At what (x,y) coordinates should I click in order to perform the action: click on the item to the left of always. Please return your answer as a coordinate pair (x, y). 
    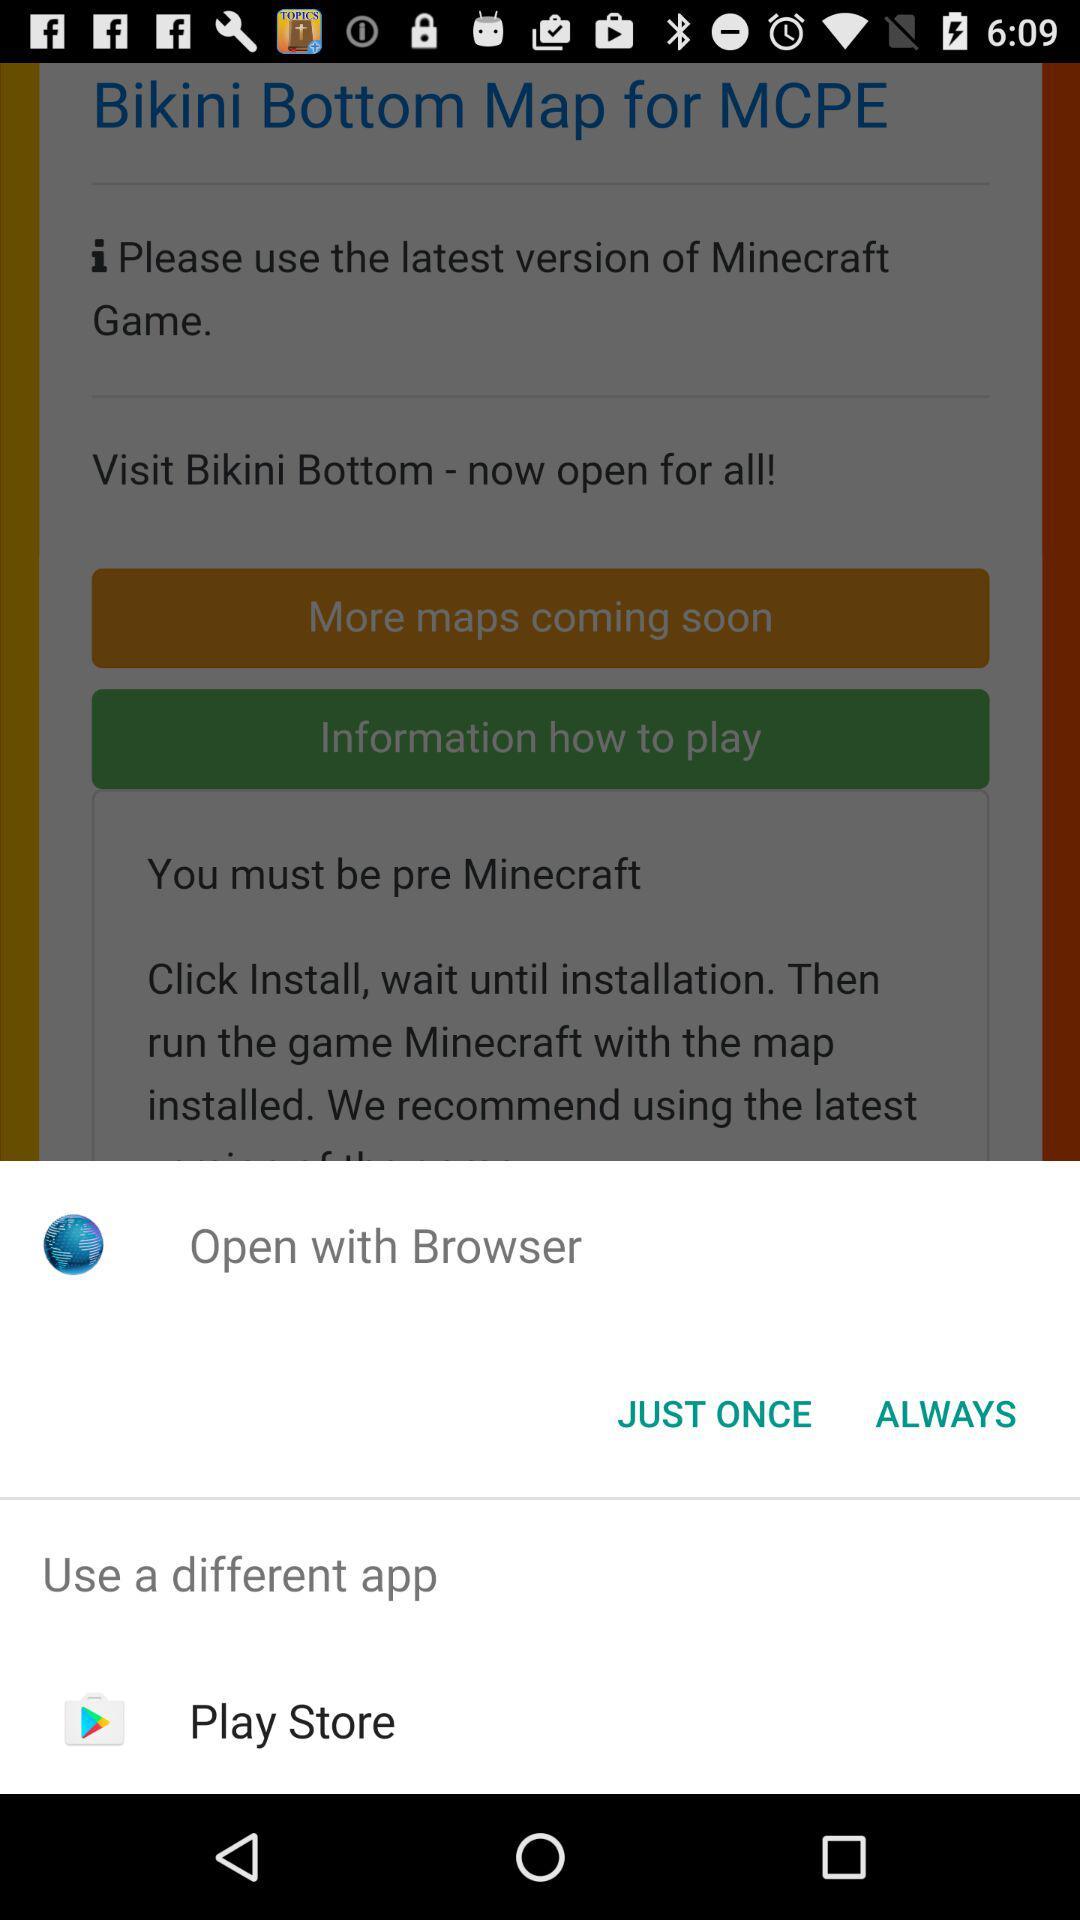
    Looking at the image, I should click on (713, 1411).